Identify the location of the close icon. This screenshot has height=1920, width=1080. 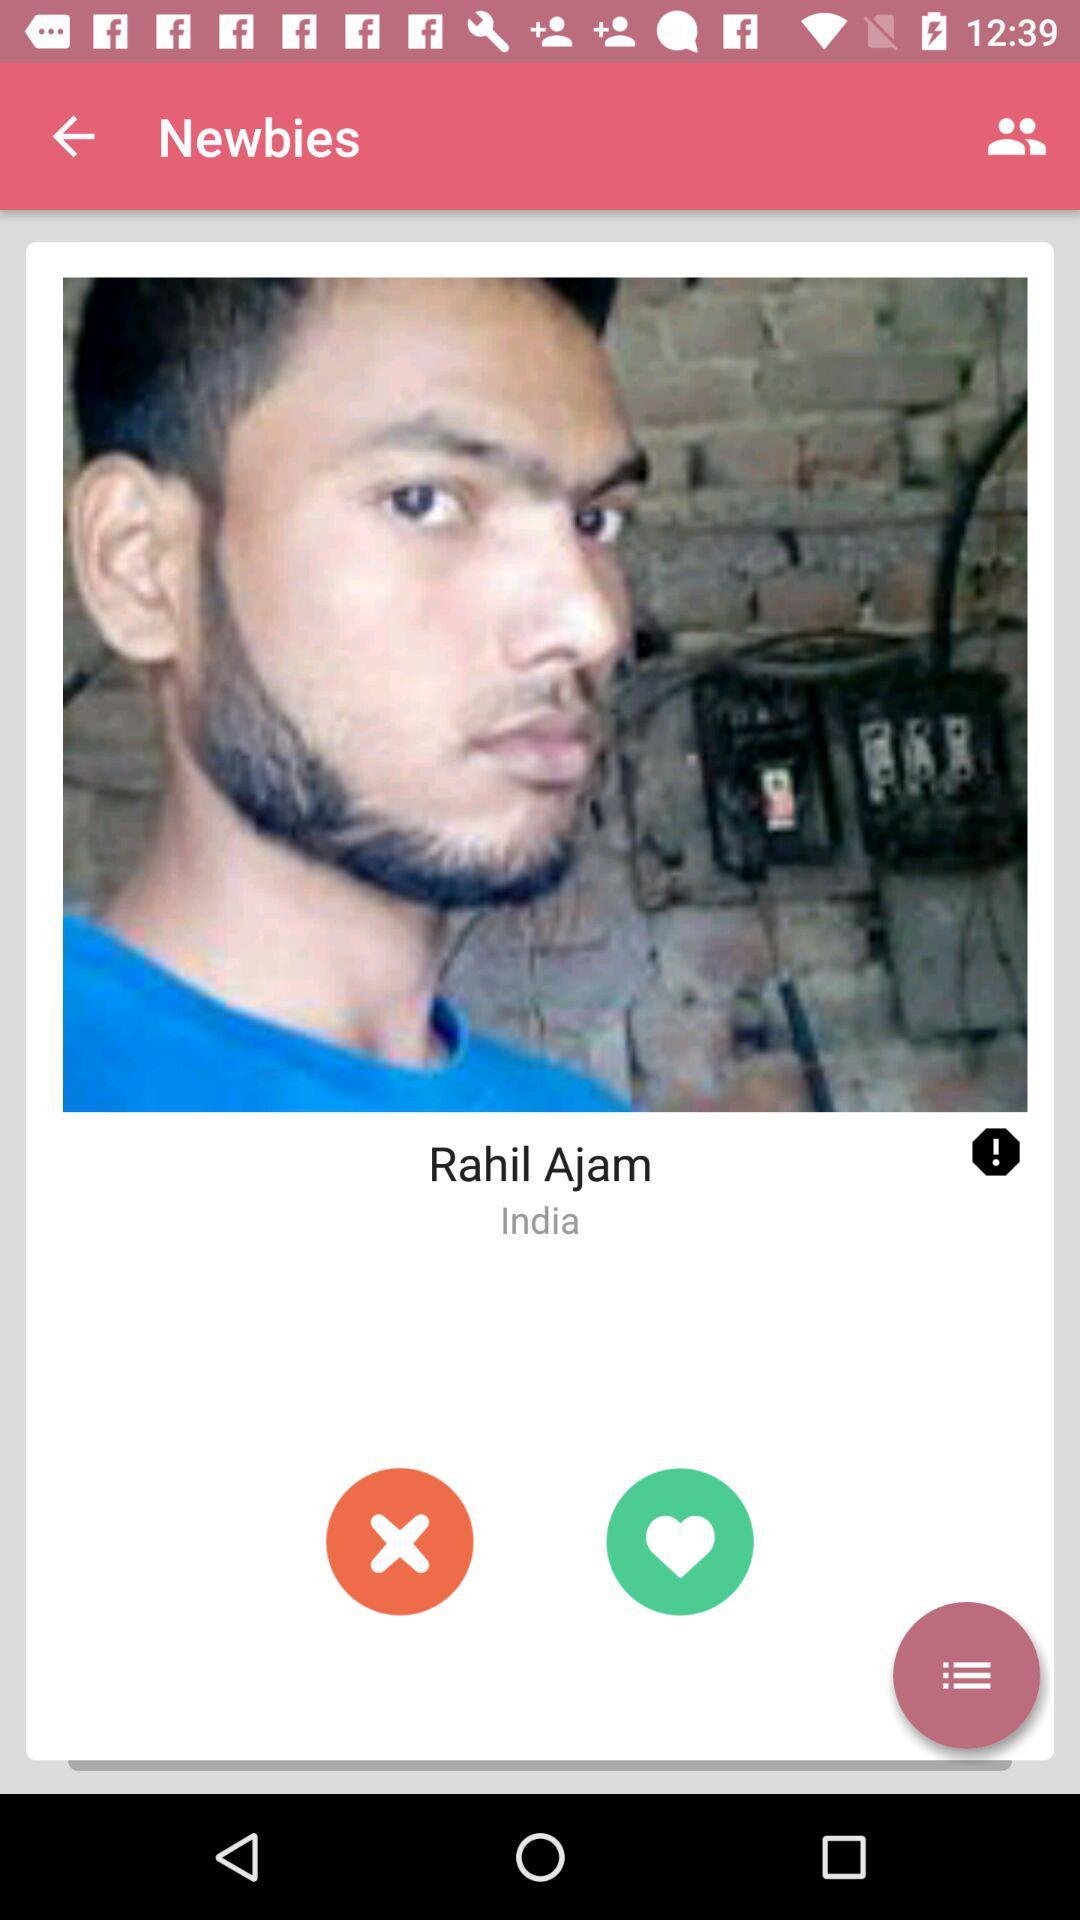
(400, 1540).